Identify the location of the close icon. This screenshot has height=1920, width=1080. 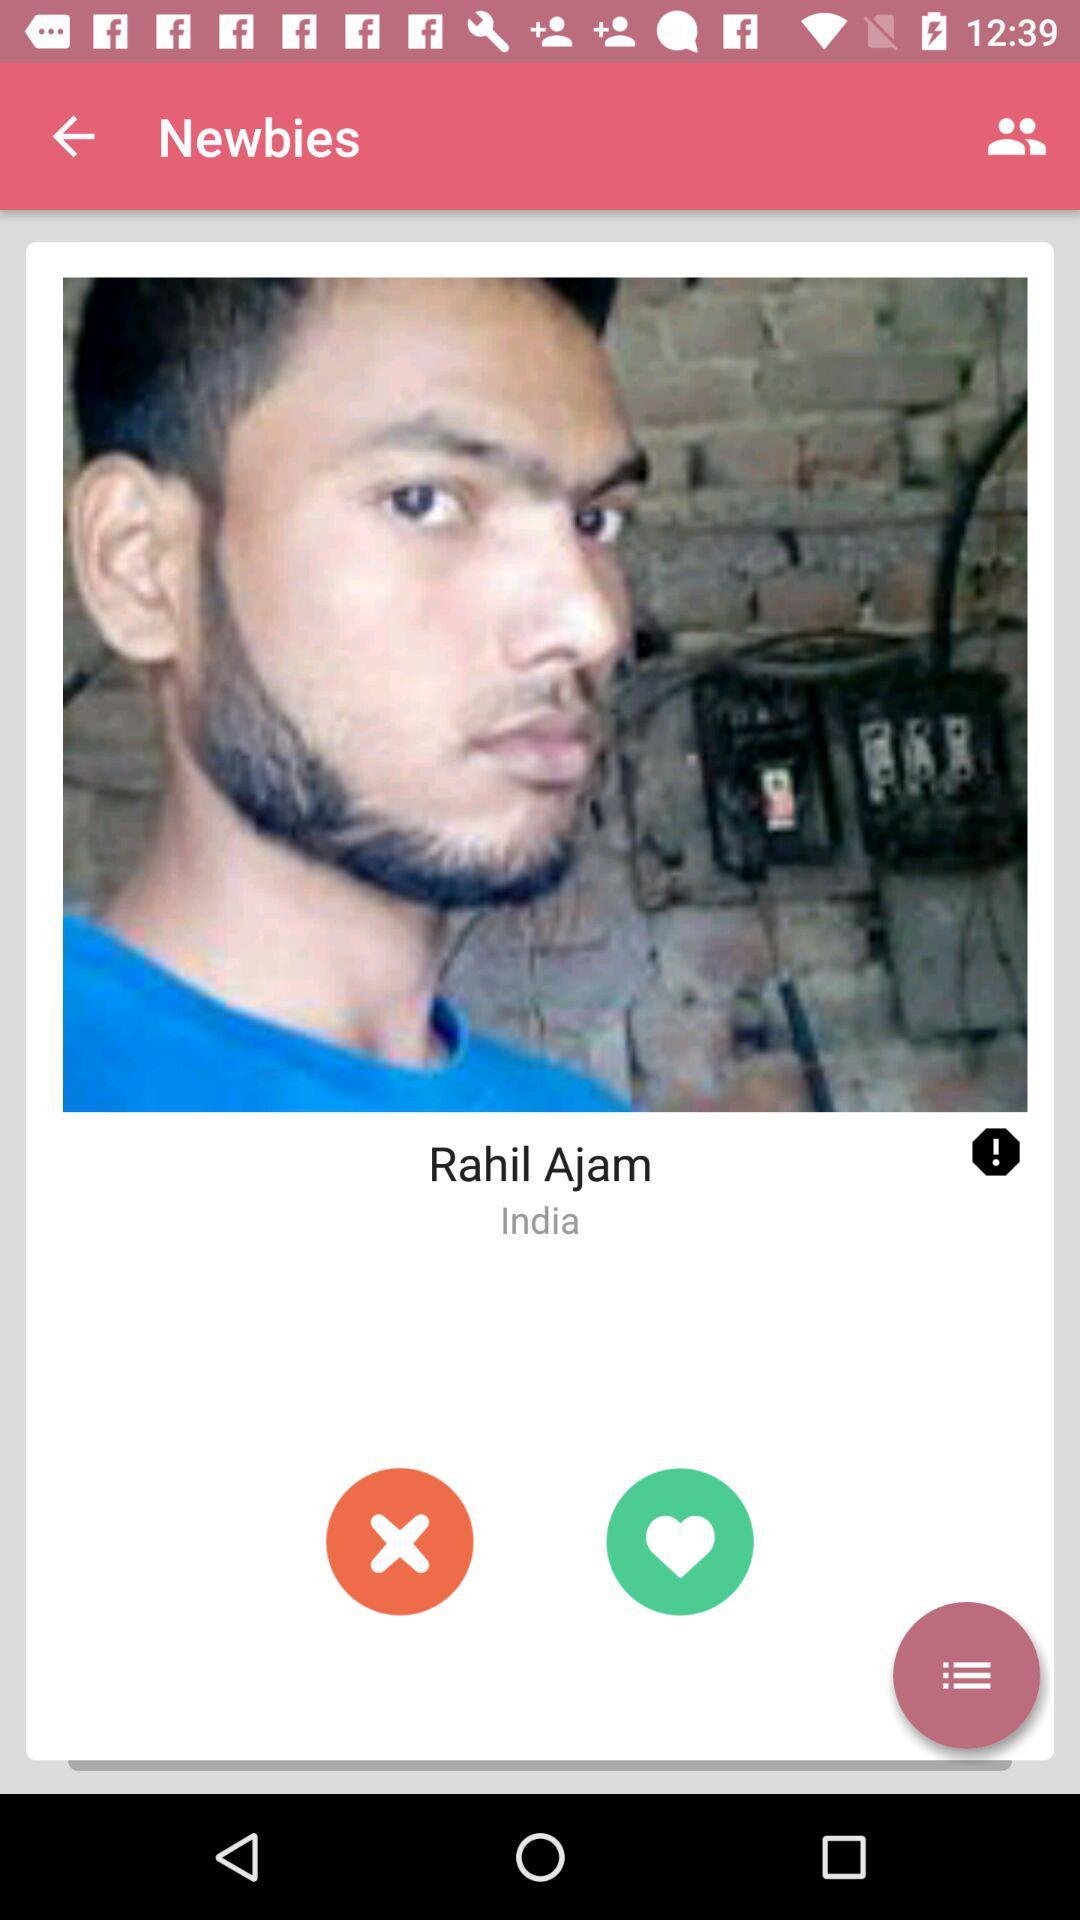
(400, 1540).